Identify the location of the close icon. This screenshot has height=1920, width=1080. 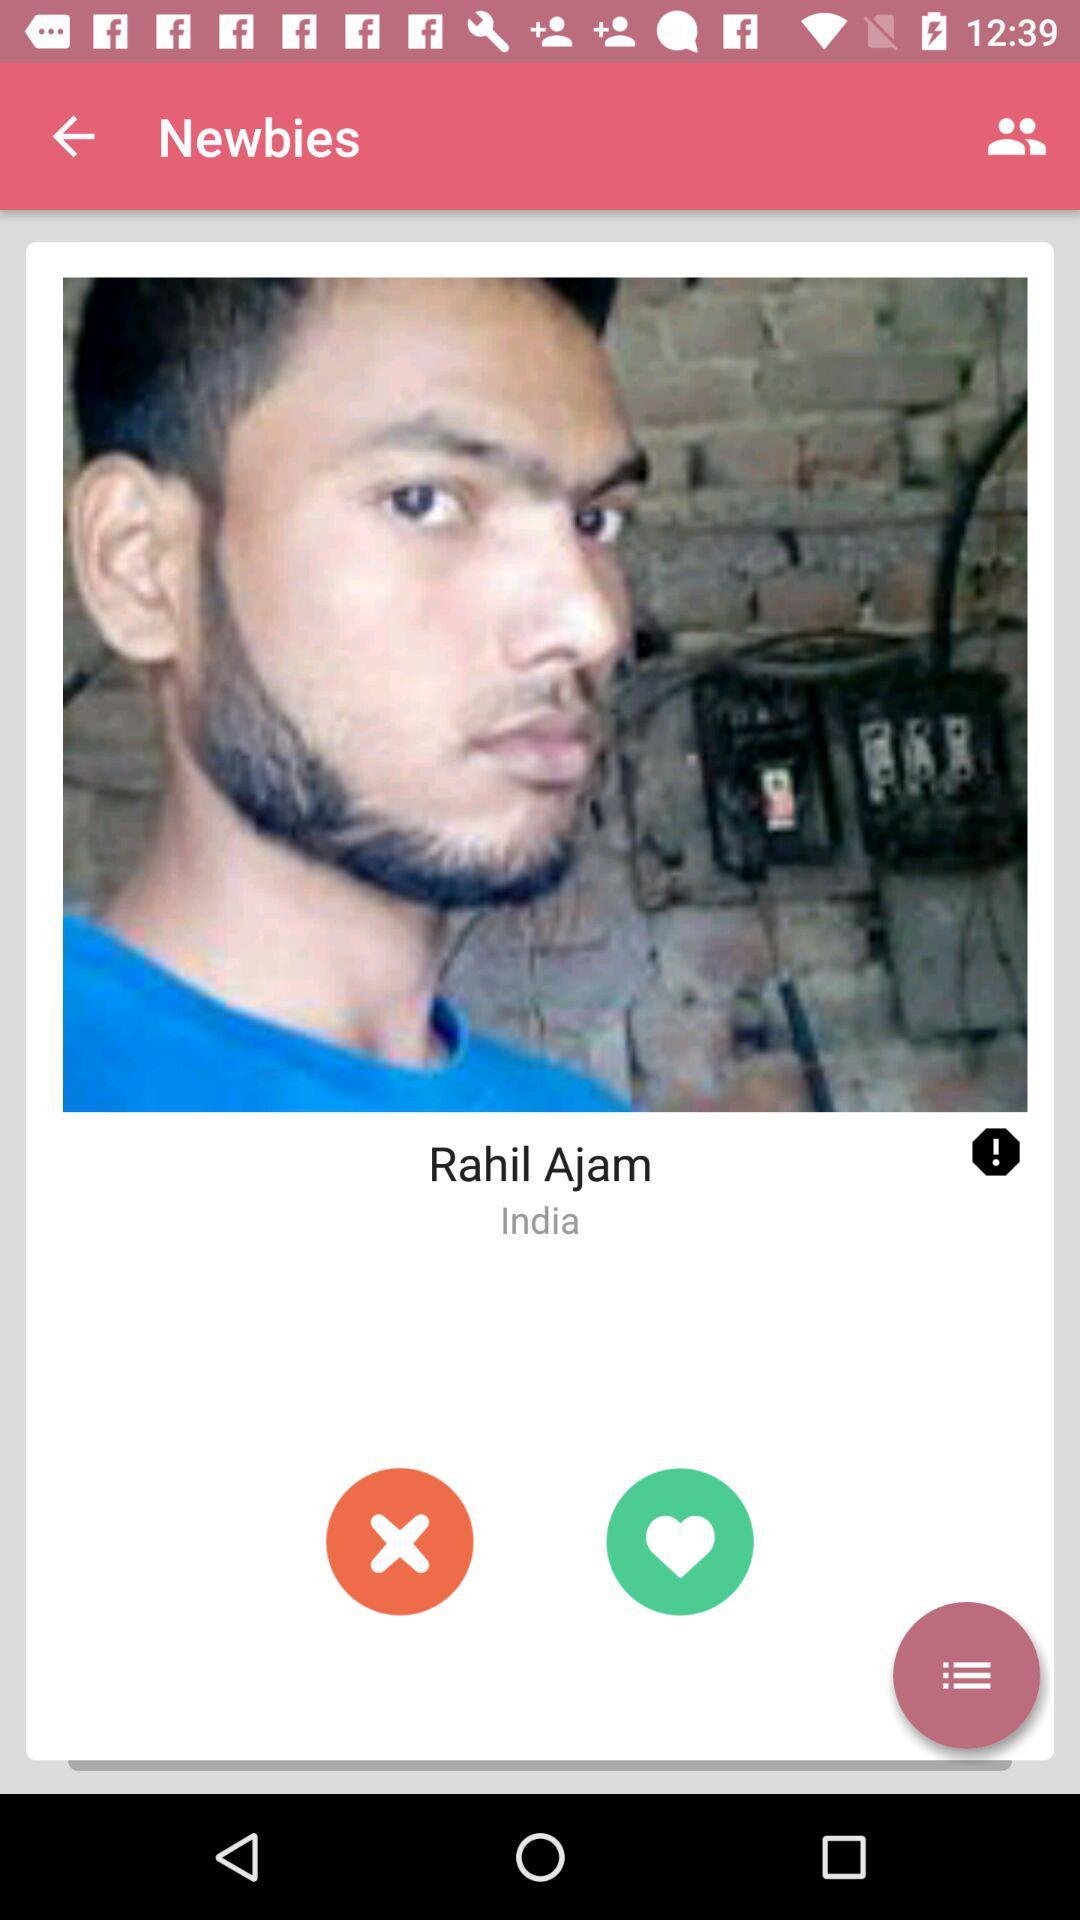
(400, 1540).